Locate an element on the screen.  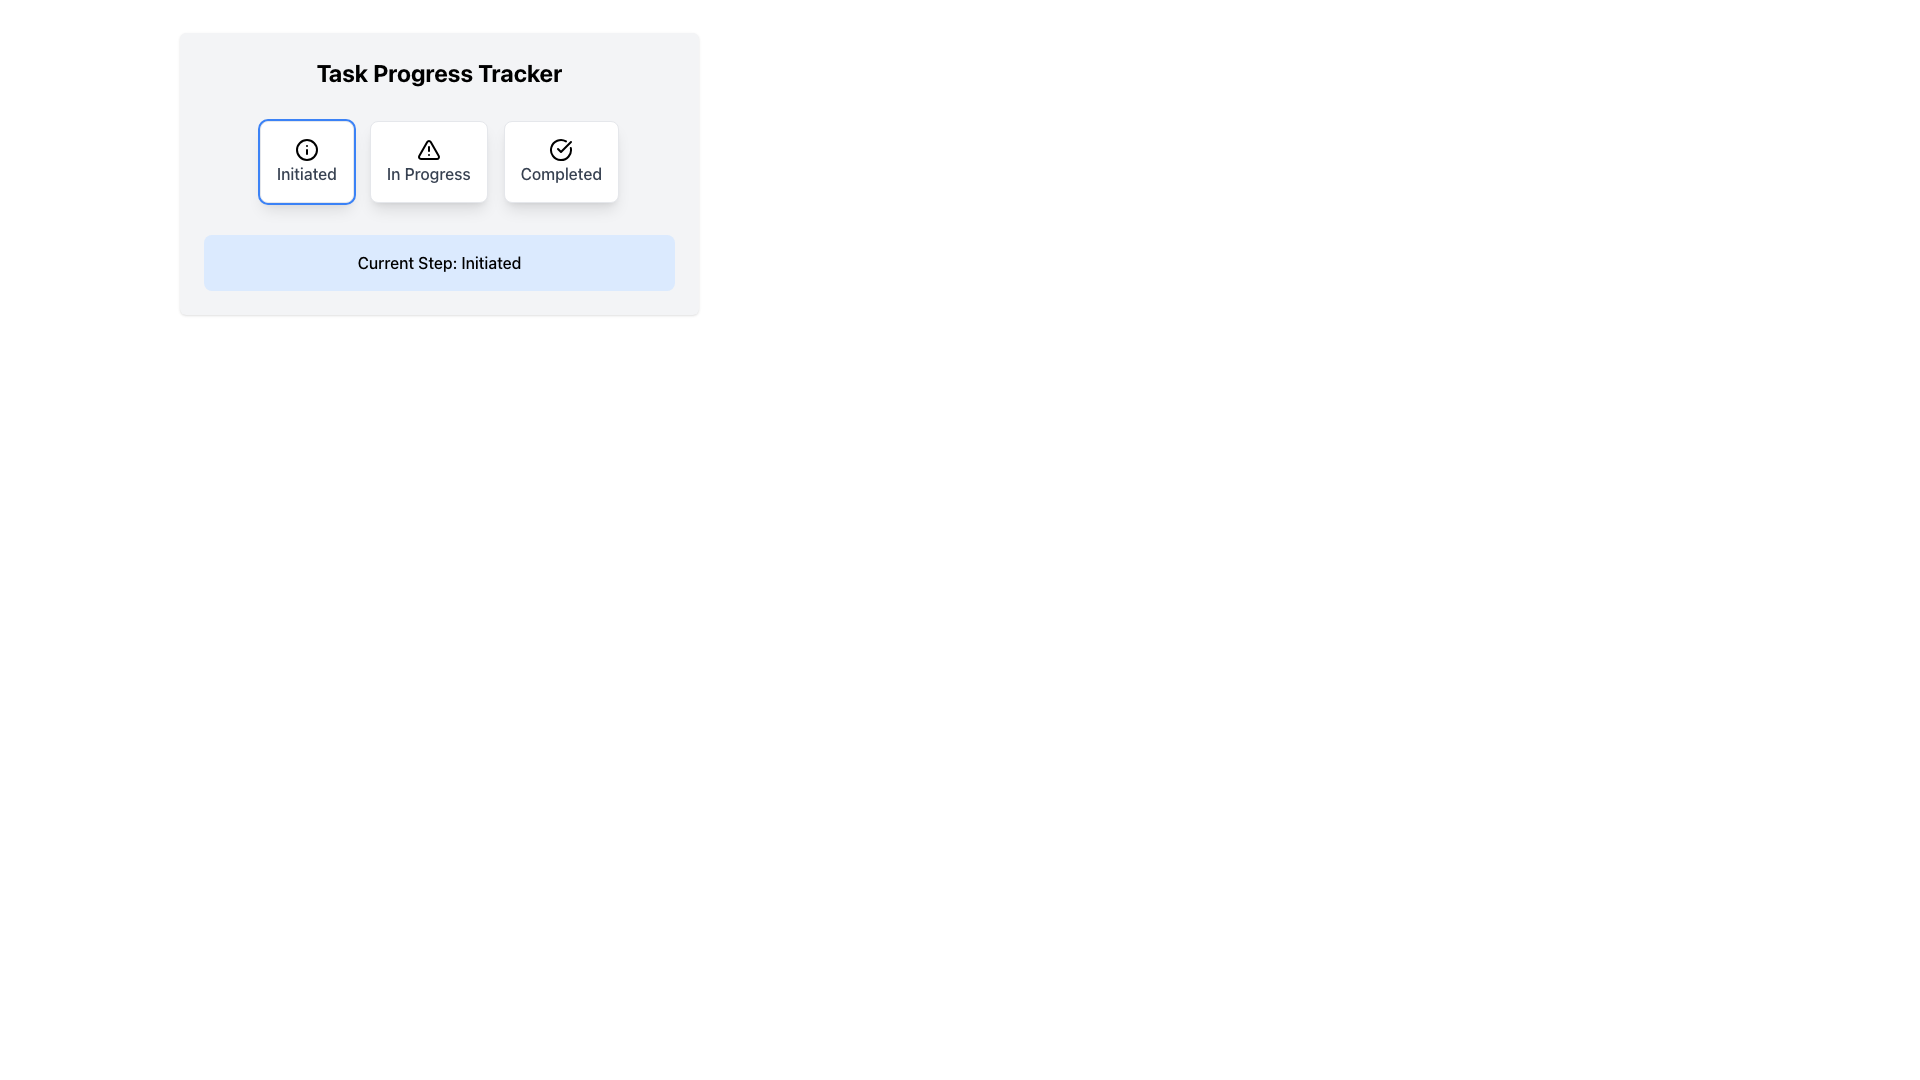
the Status Indicator Card, which is the third card in a horizontal row and features a circular icon with a checkmark indicating task completion is located at coordinates (560, 161).